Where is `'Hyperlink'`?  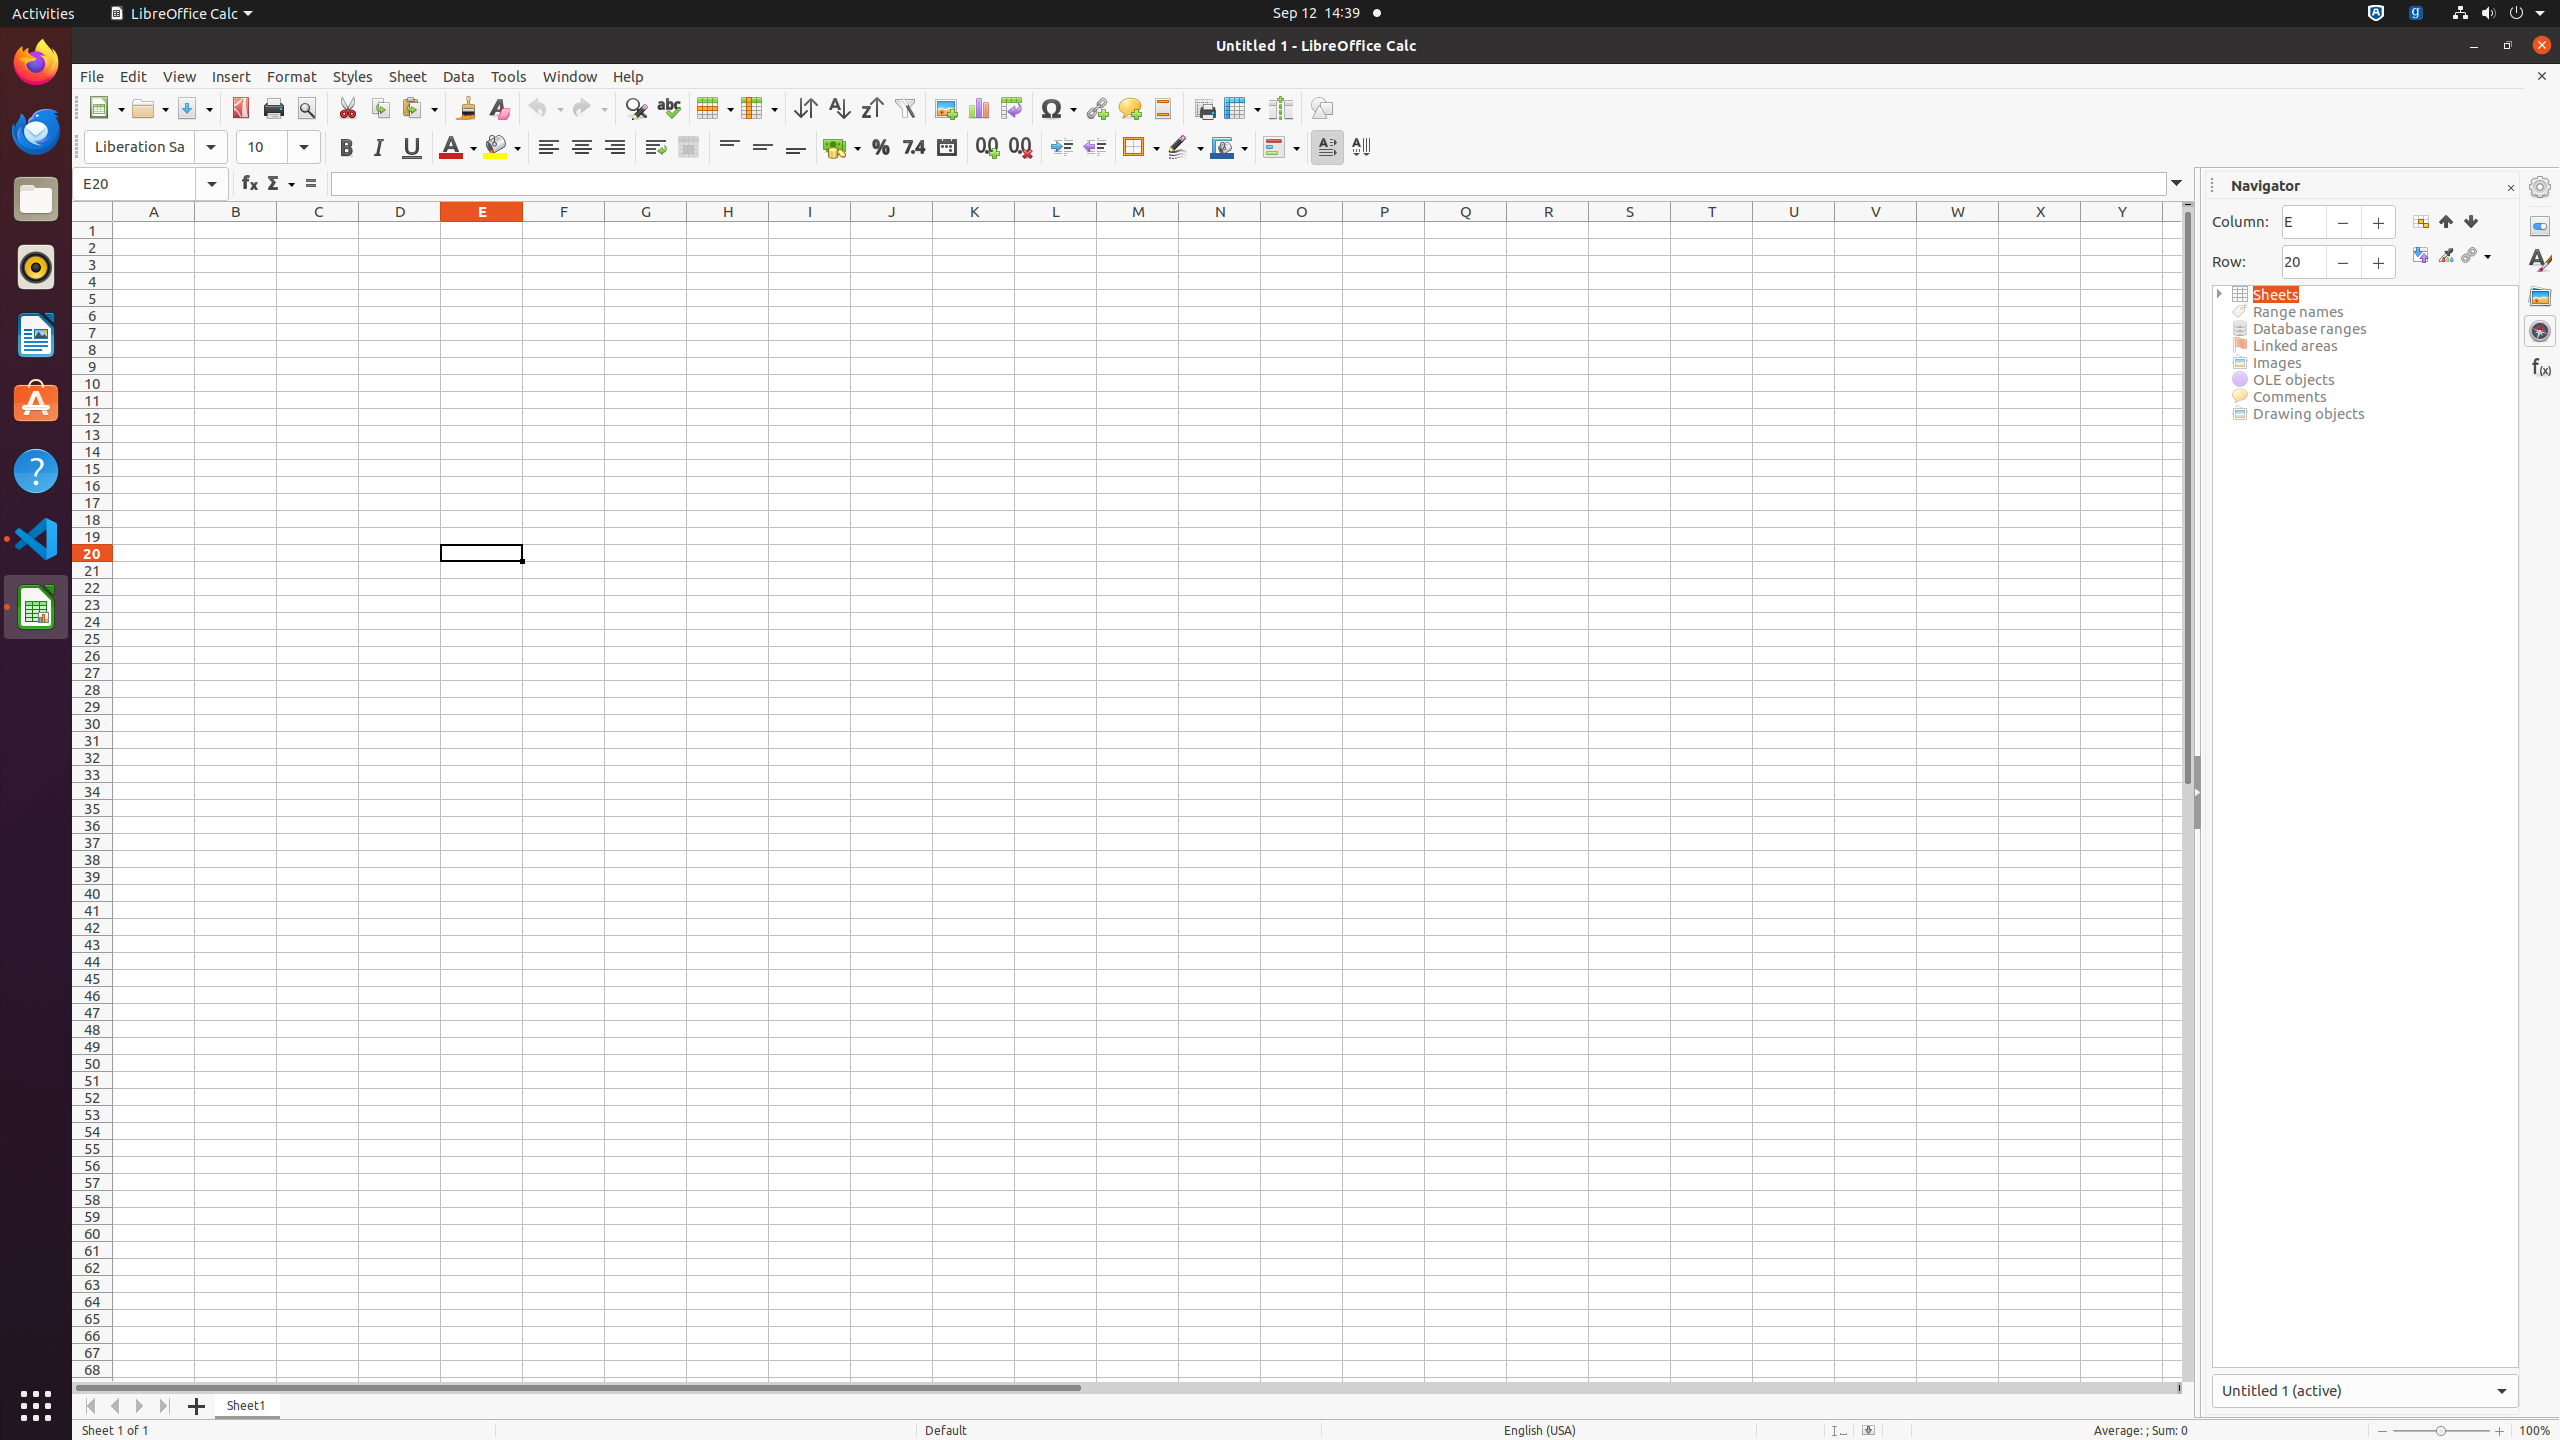 'Hyperlink' is located at coordinates (1096, 107).